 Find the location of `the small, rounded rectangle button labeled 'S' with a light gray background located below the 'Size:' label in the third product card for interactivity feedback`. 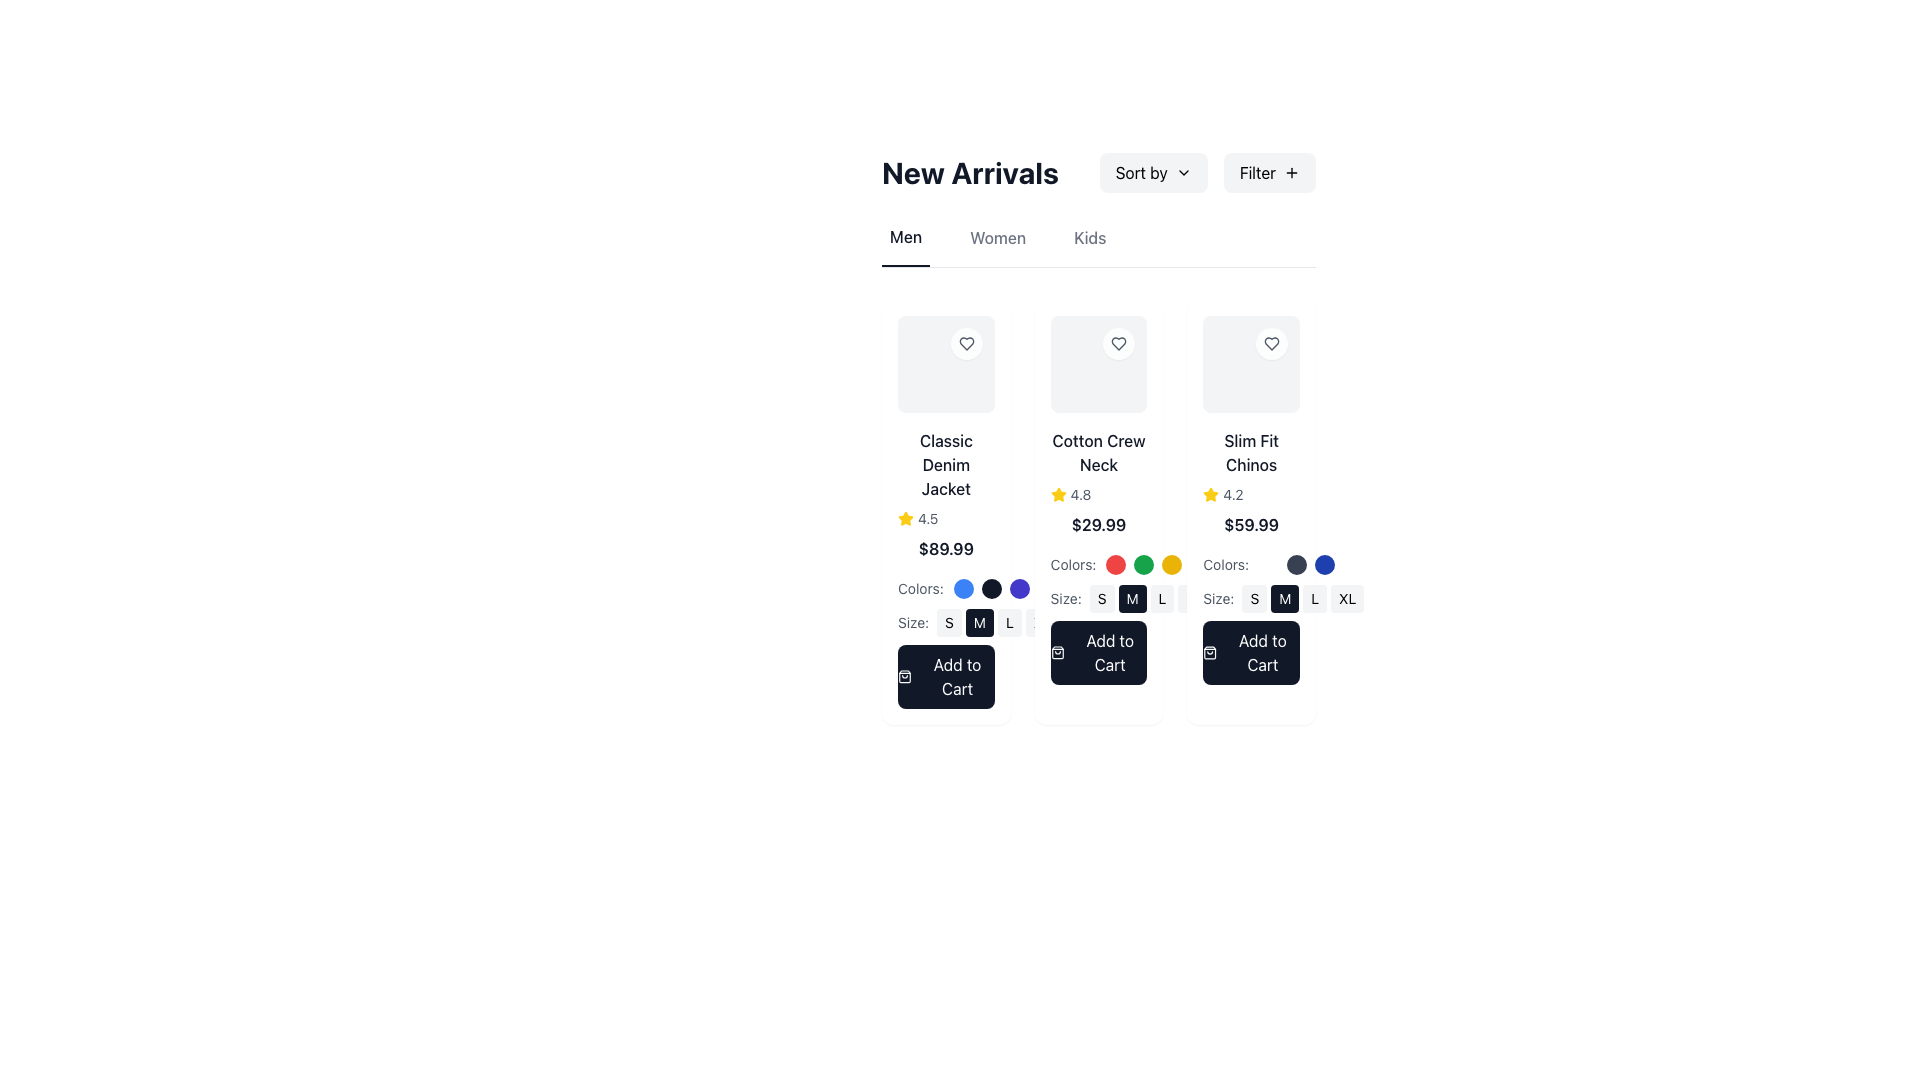

the small, rounded rectangle button labeled 'S' with a light gray background located below the 'Size:' label in the third product card for interactivity feedback is located at coordinates (1253, 597).